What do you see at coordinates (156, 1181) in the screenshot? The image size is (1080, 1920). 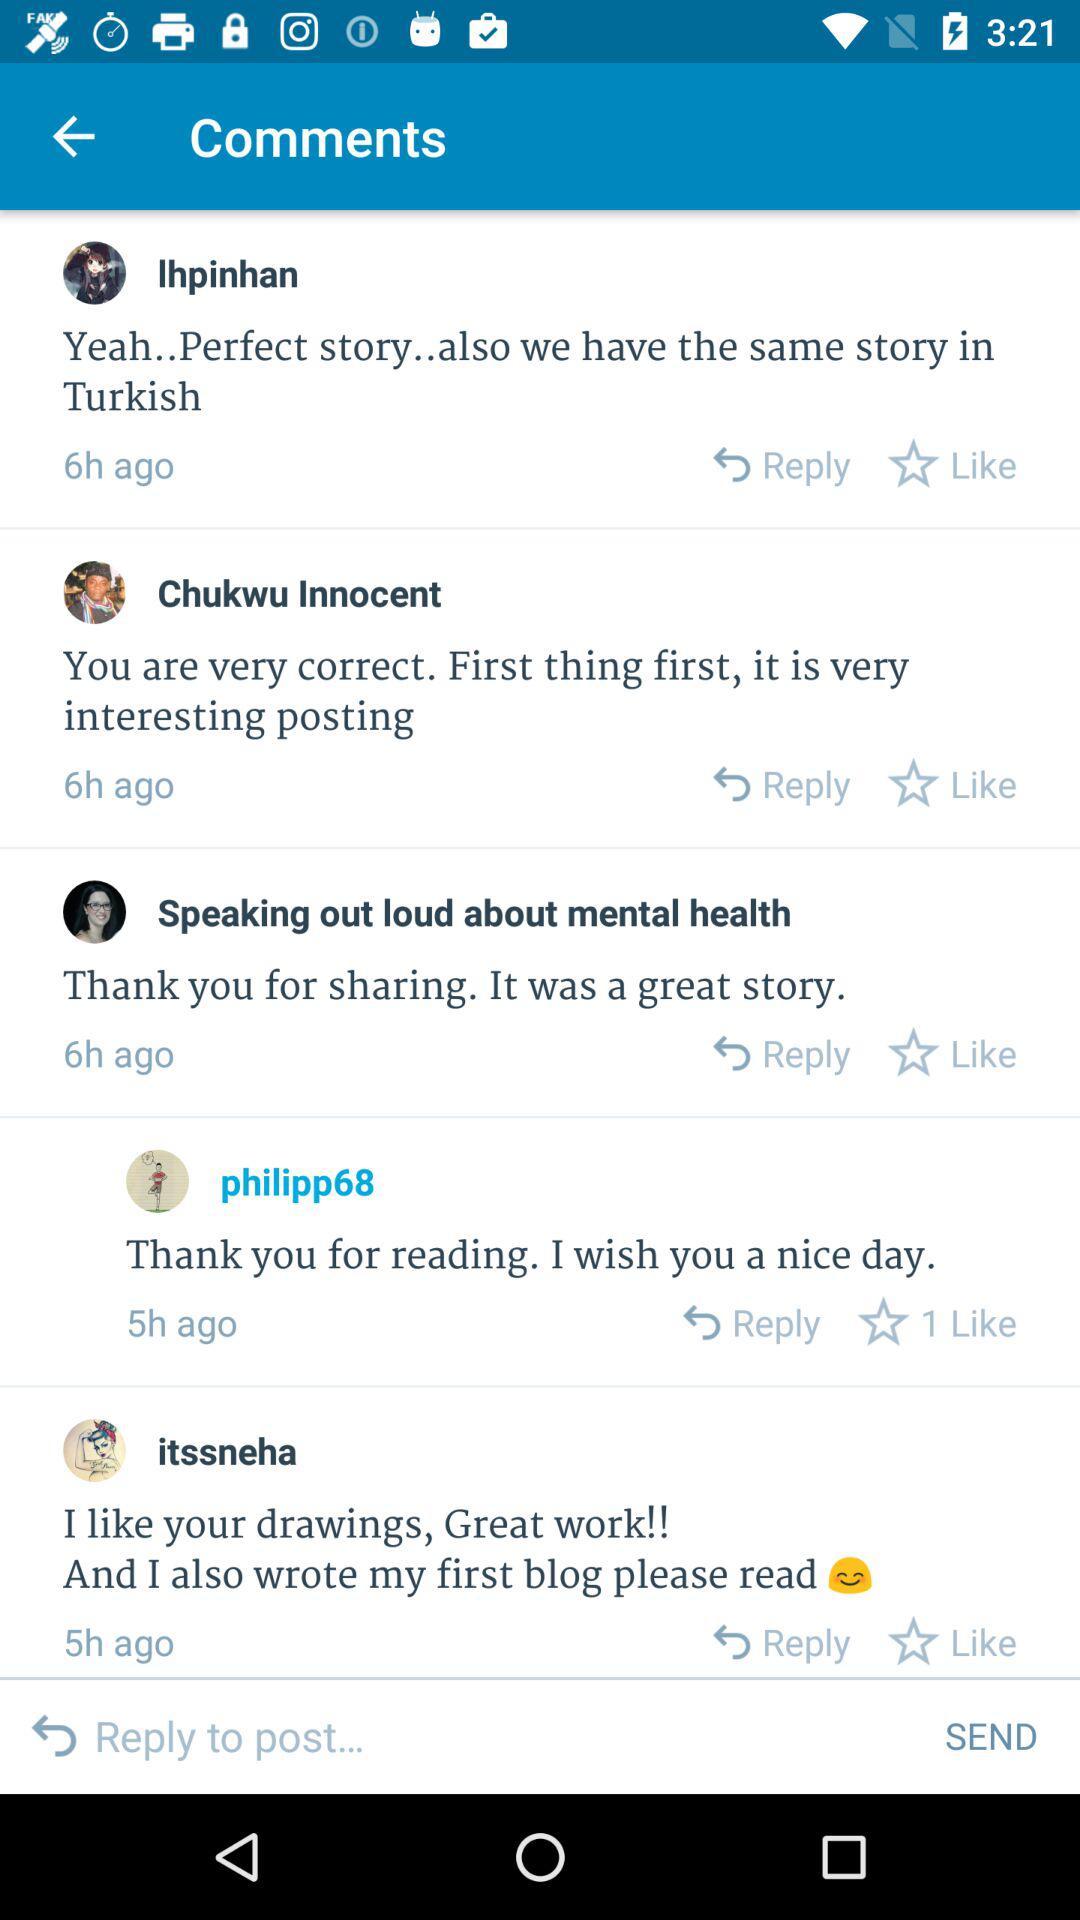 I see `open commenter profile` at bounding box center [156, 1181].